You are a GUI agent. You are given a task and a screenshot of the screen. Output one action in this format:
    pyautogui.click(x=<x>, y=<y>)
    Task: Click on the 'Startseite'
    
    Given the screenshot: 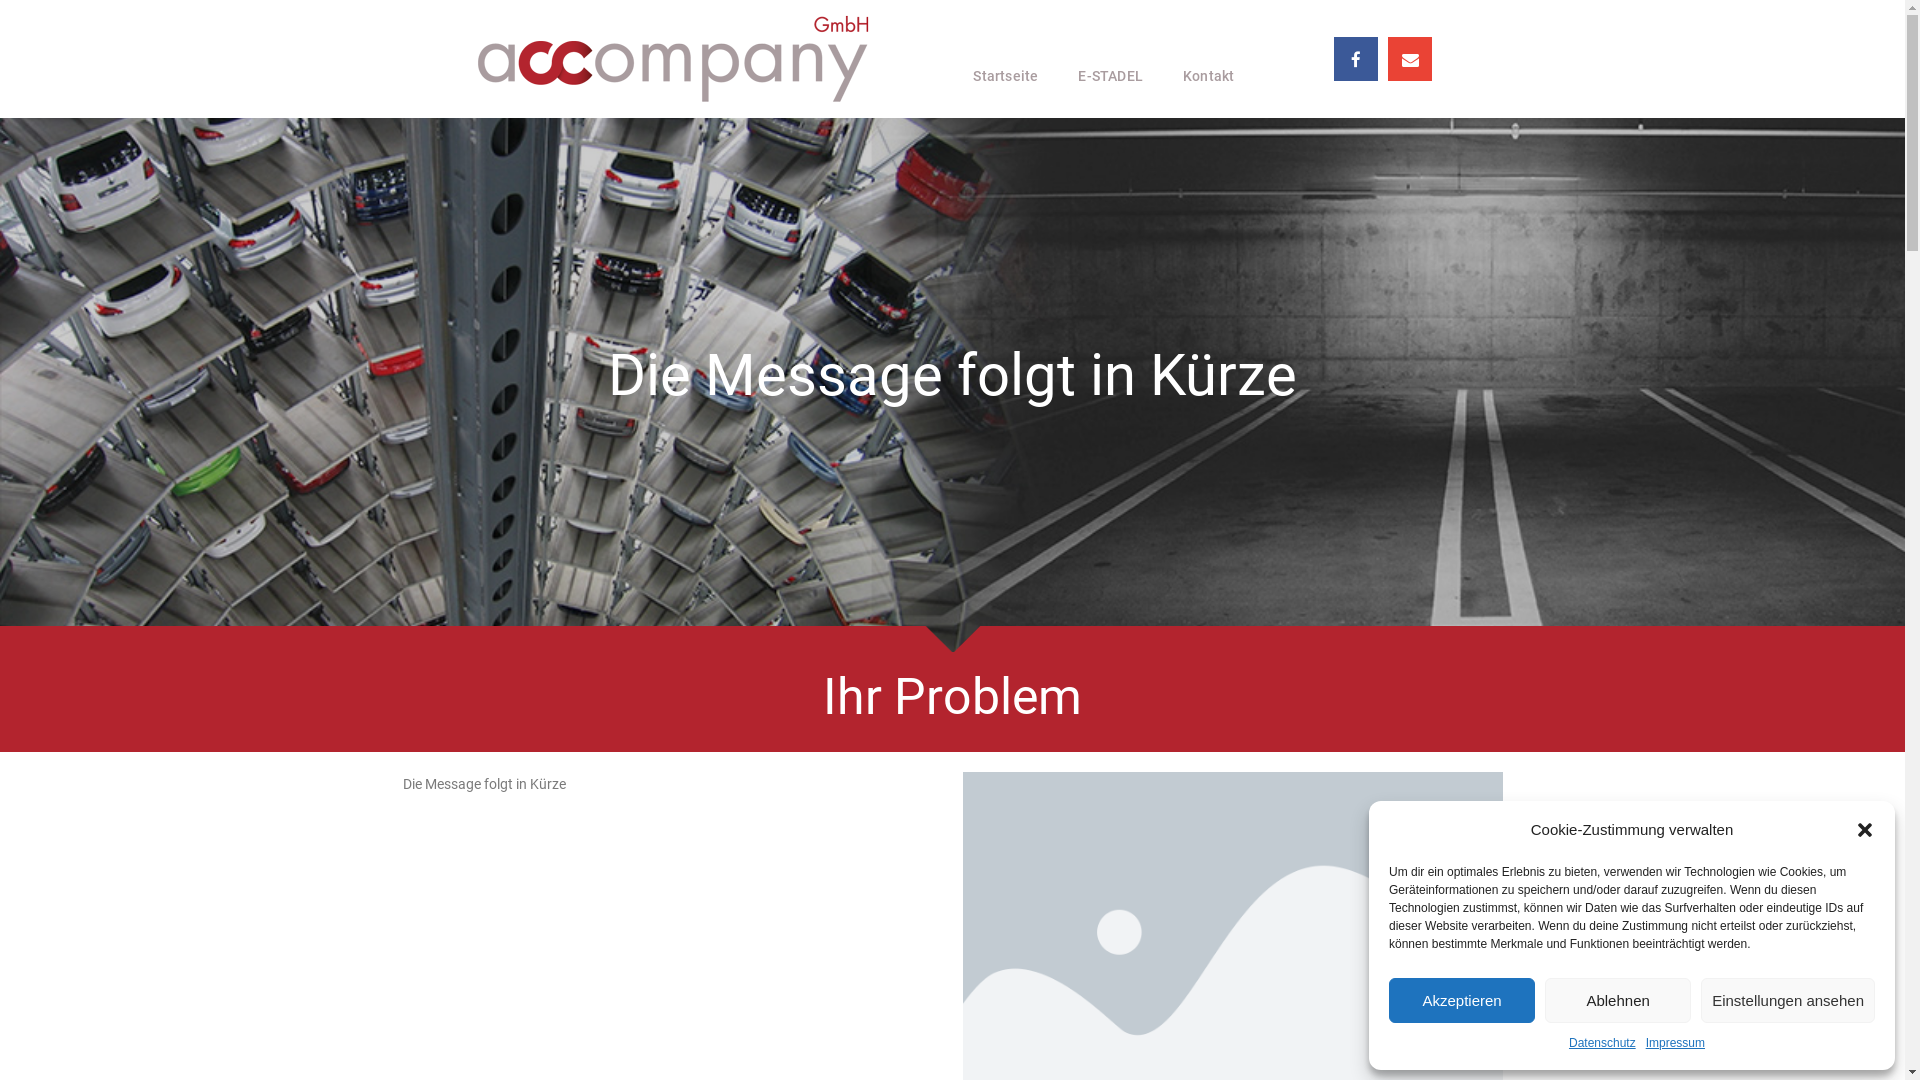 What is the action you would take?
    pyautogui.click(x=952, y=75)
    